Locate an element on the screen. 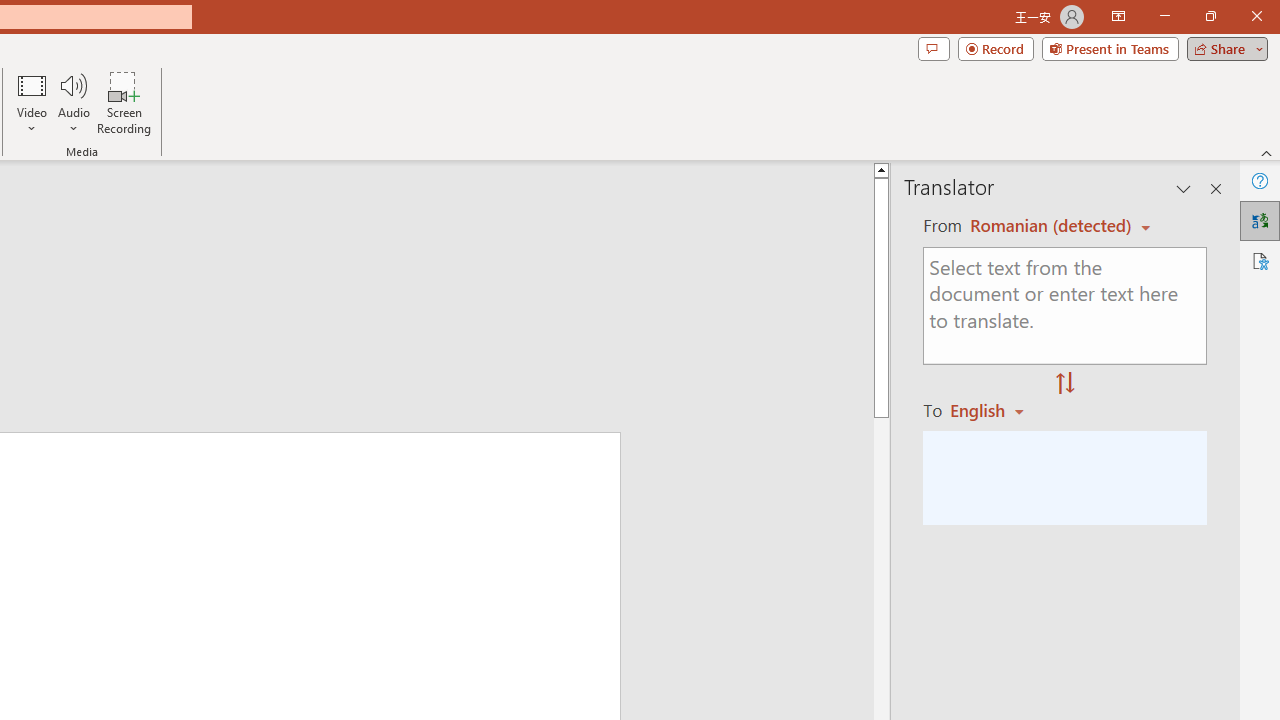  'Video' is located at coordinates (32, 103).